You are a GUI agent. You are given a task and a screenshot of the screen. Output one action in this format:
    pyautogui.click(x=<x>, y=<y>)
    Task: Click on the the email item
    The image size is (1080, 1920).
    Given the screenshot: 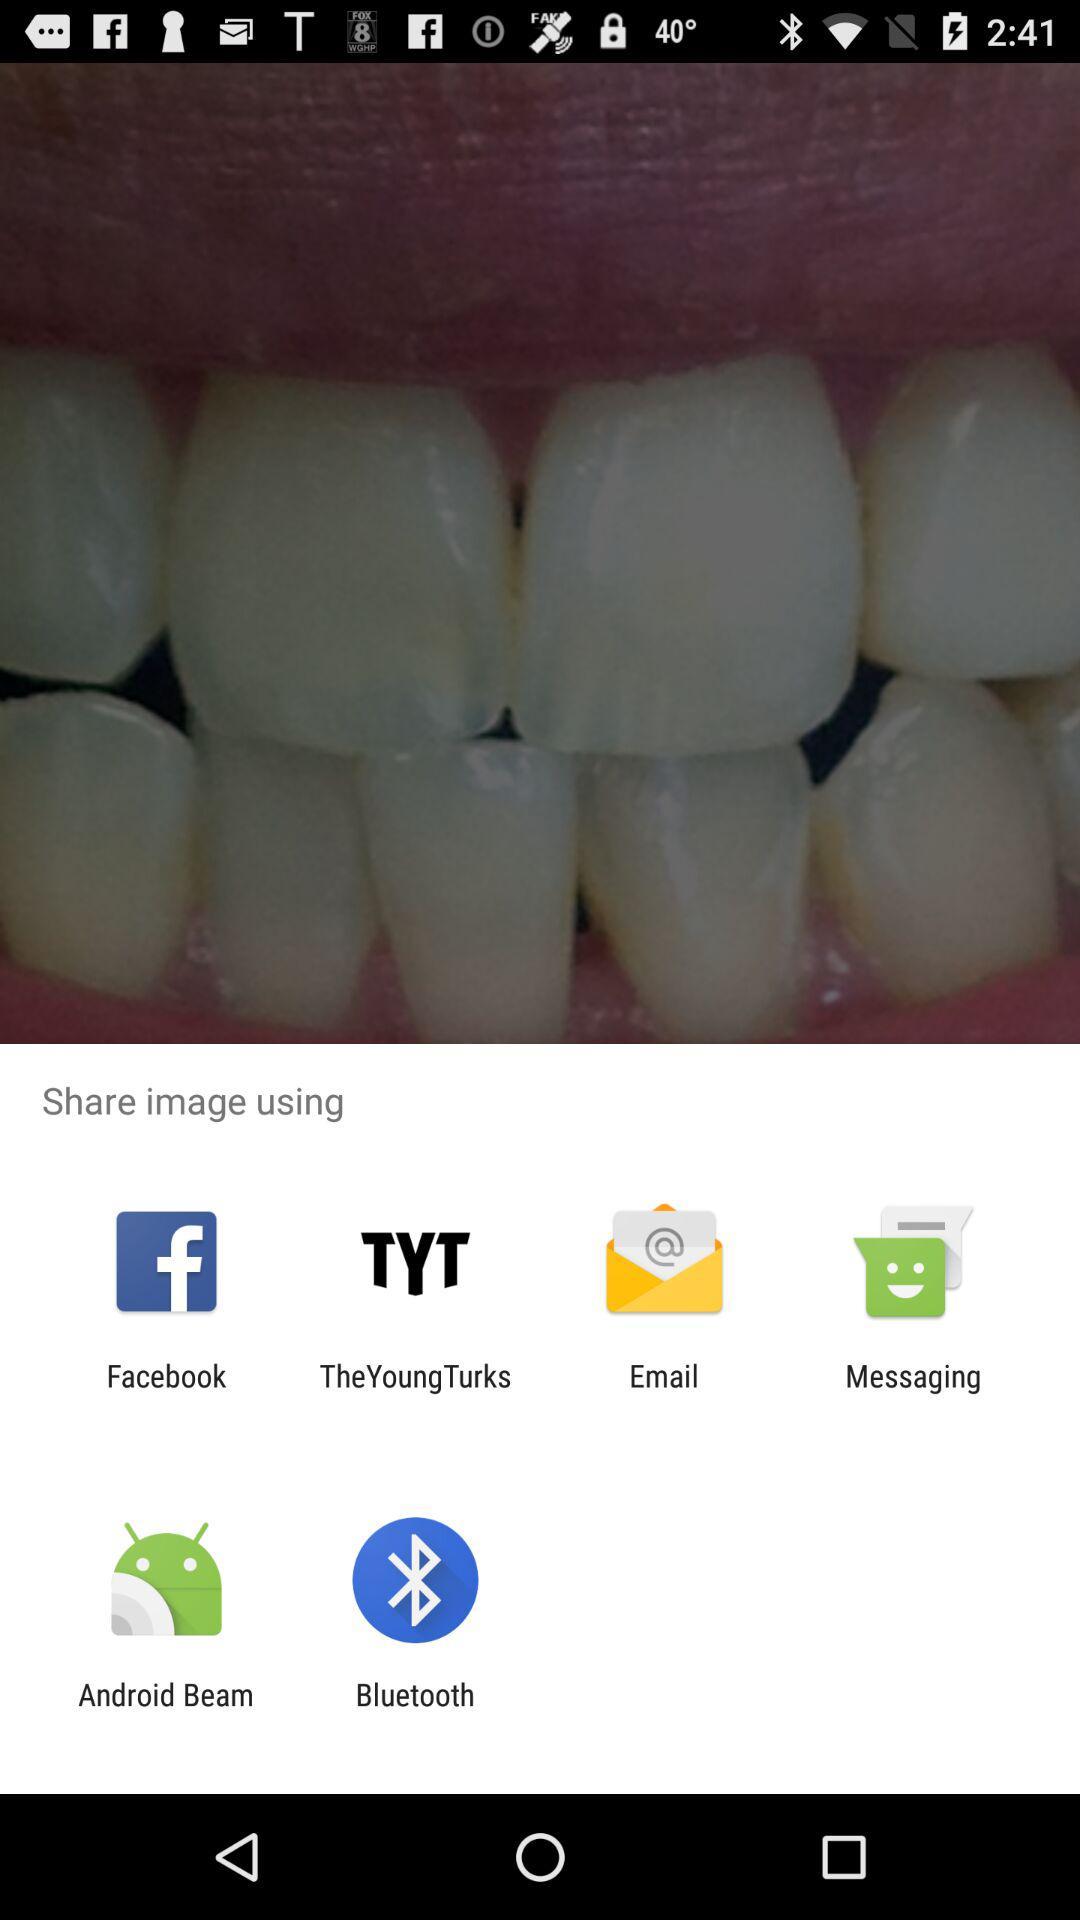 What is the action you would take?
    pyautogui.click(x=664, y=1392)
    